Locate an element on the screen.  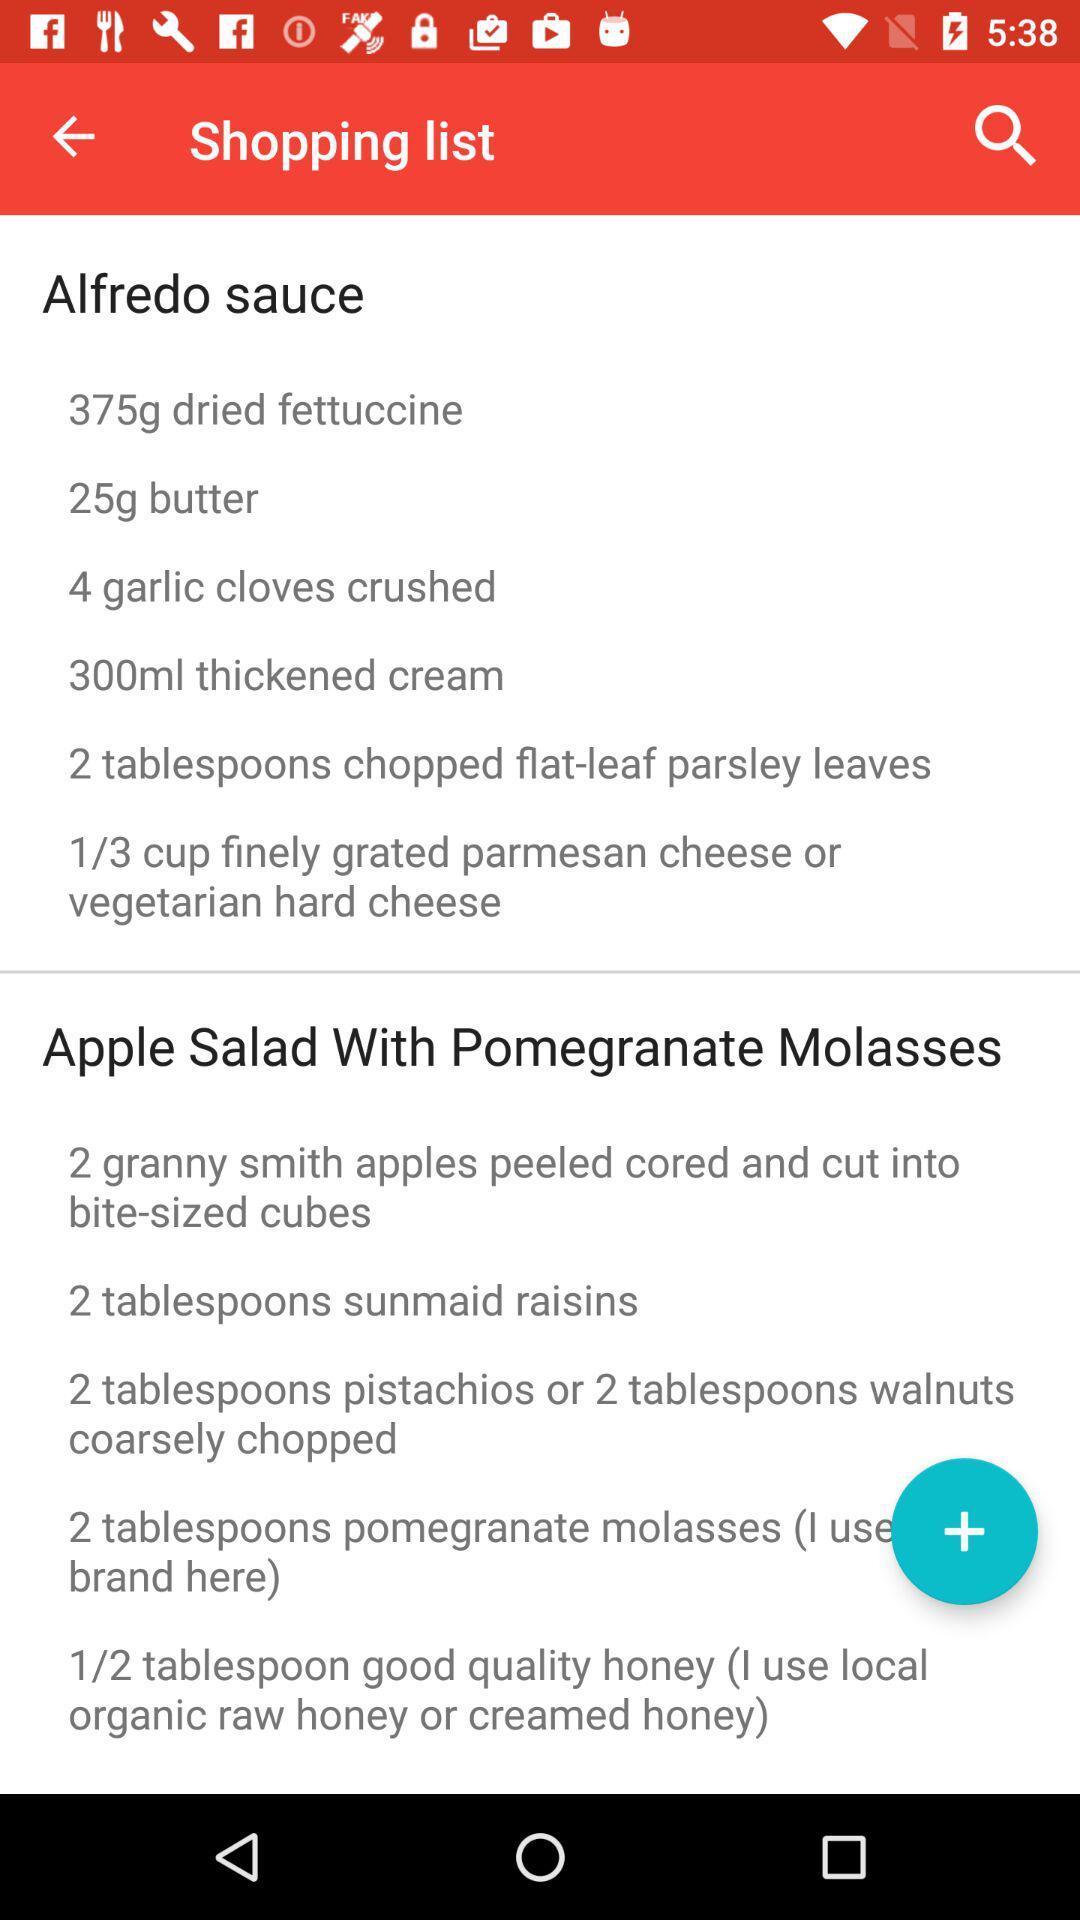
icon above the 4 garlic cloves item is located at coordinates (540, 496).